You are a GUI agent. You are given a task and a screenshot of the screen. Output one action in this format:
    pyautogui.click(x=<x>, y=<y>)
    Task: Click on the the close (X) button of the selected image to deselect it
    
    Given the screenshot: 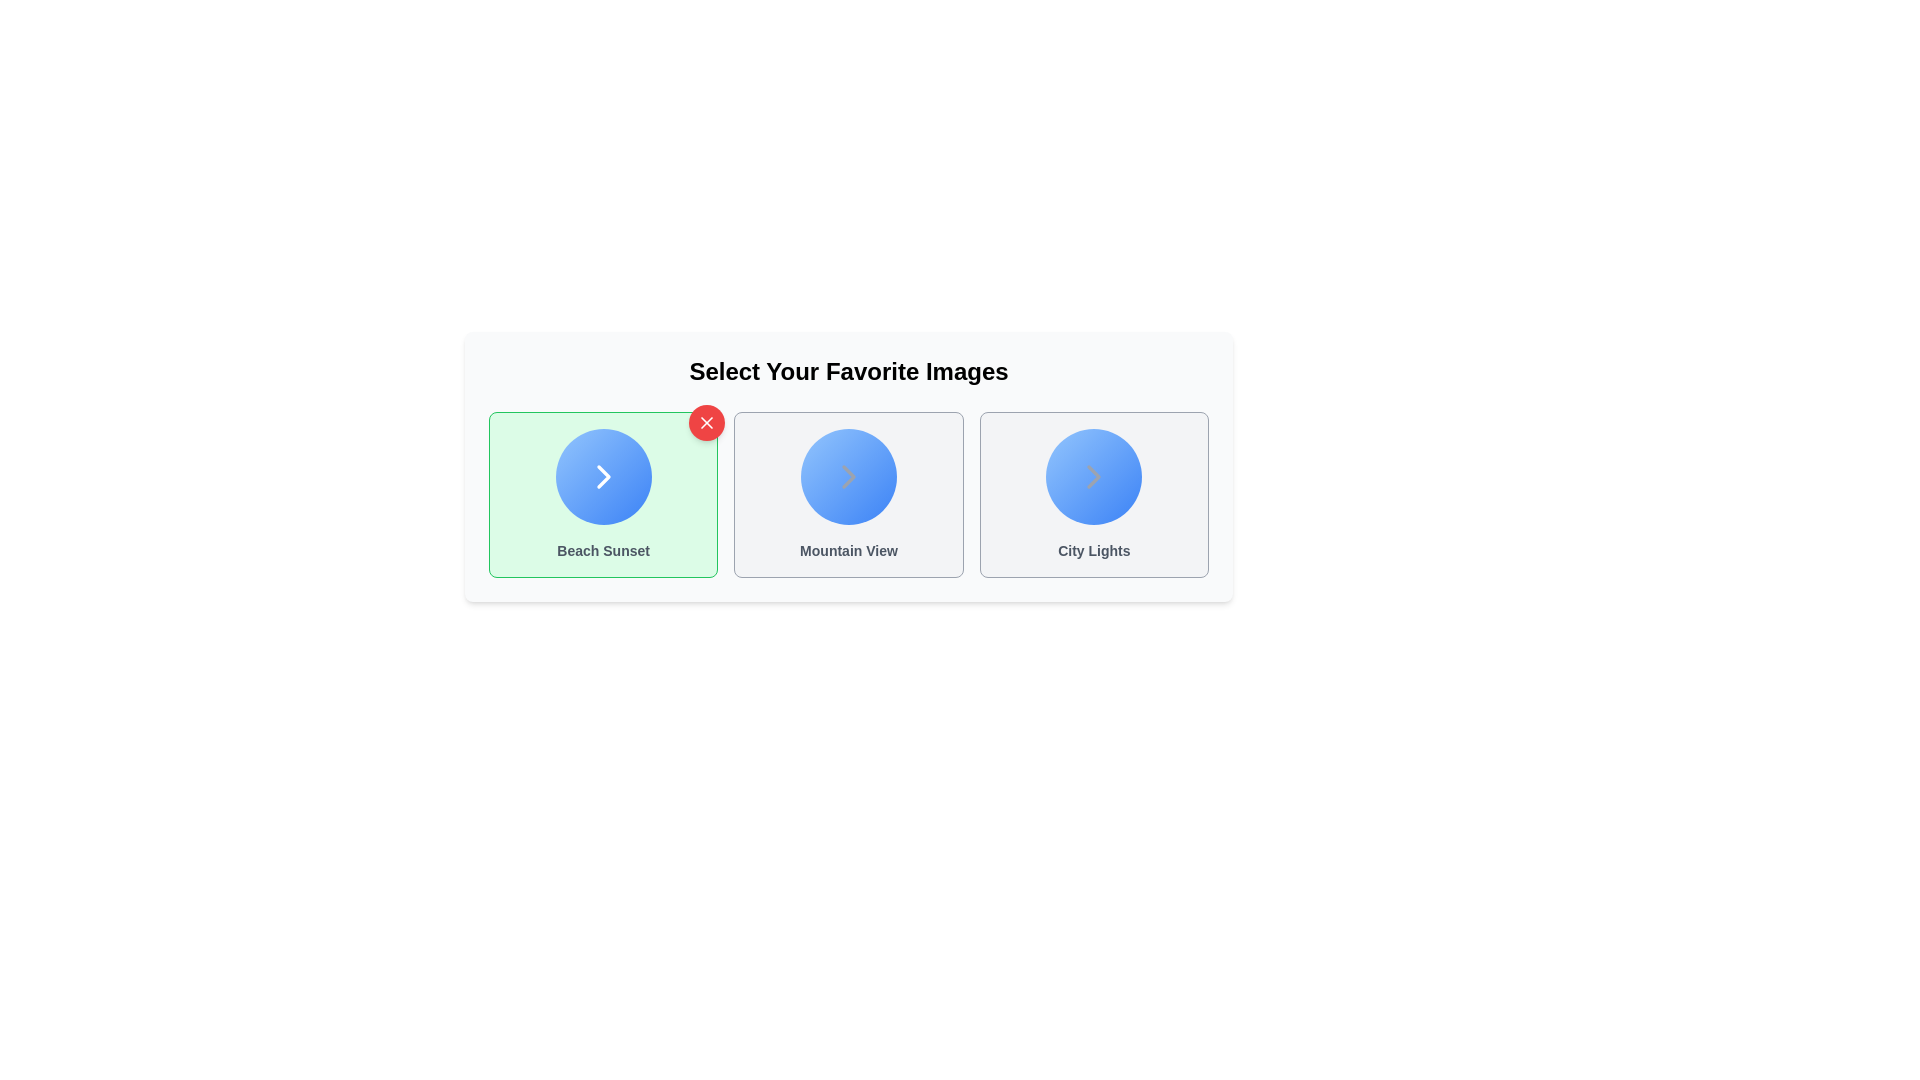 What is the action you would take?
    pyautogui.click(x=706, y=422)
    